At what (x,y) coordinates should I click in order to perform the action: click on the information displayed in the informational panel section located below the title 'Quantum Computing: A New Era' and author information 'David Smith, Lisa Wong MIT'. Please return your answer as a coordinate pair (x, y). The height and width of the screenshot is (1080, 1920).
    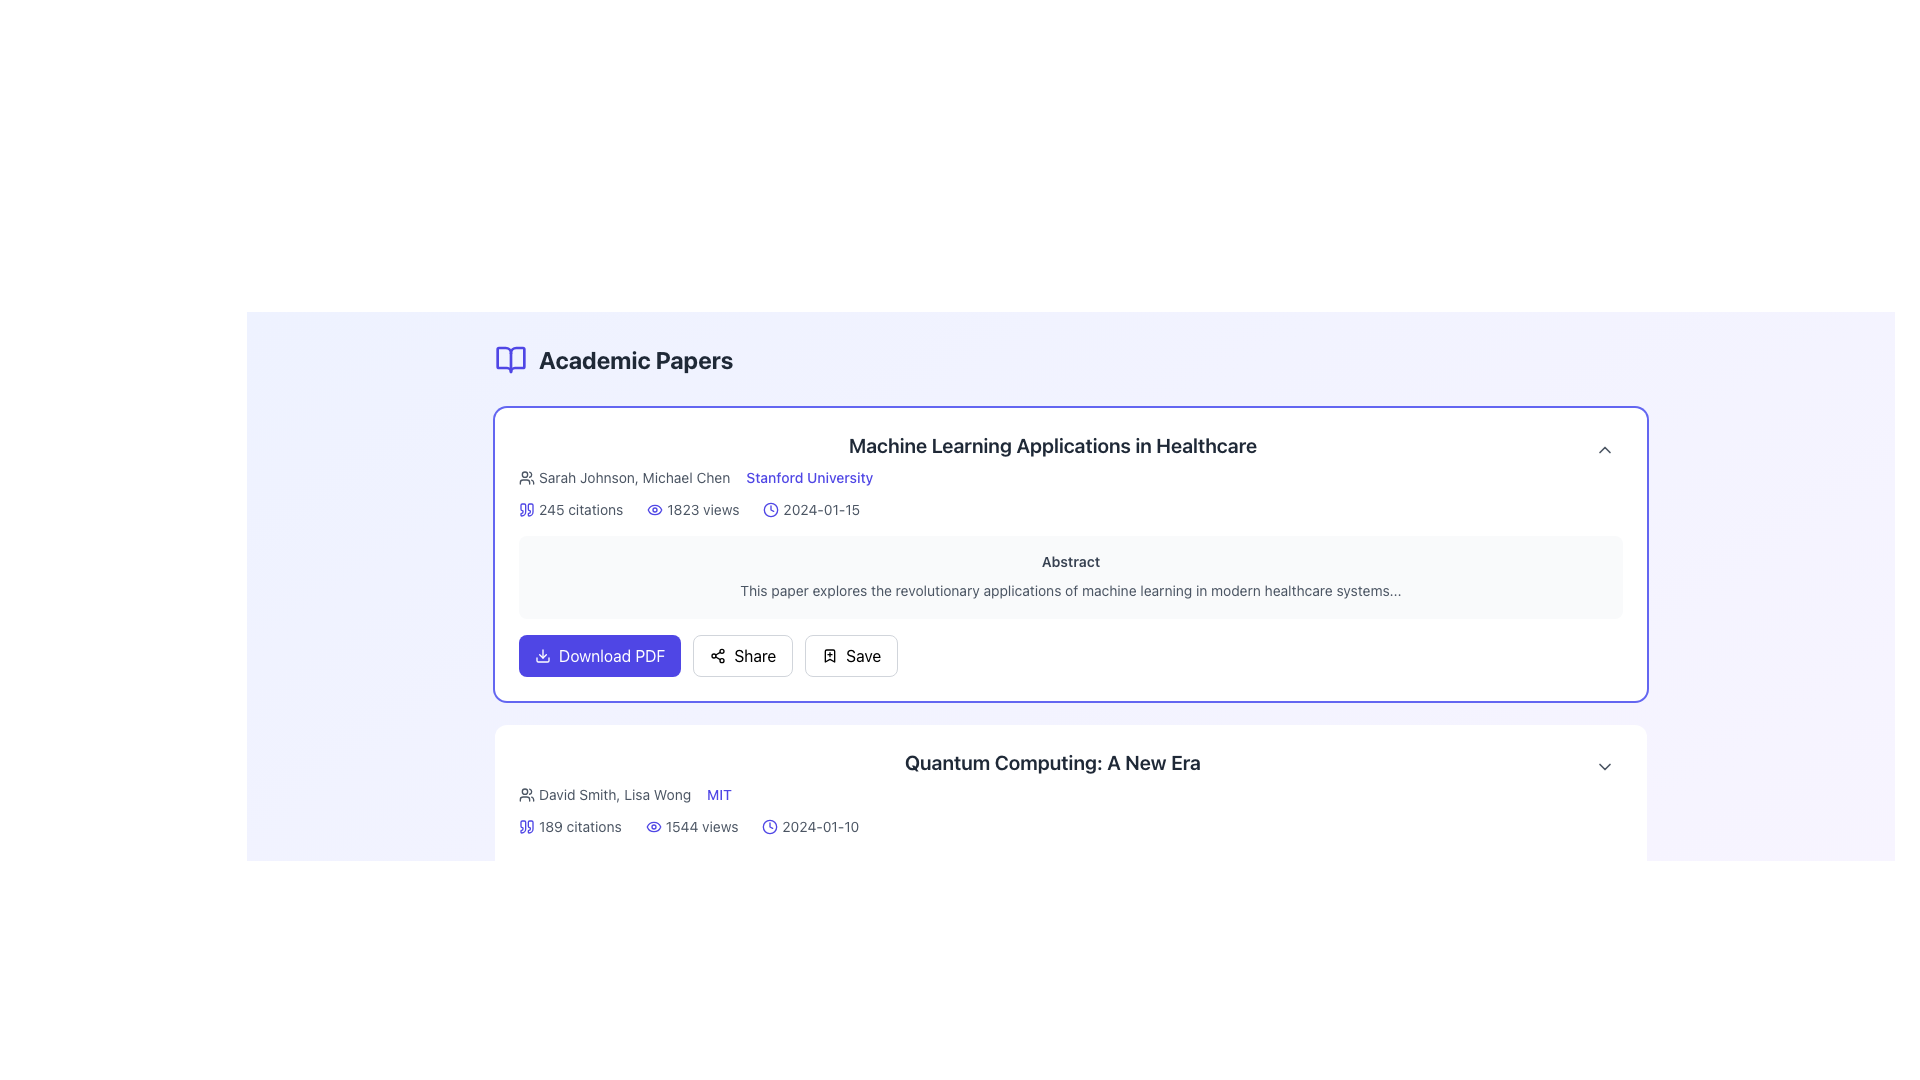
    Looking at the image, I should click on (1069, 825).